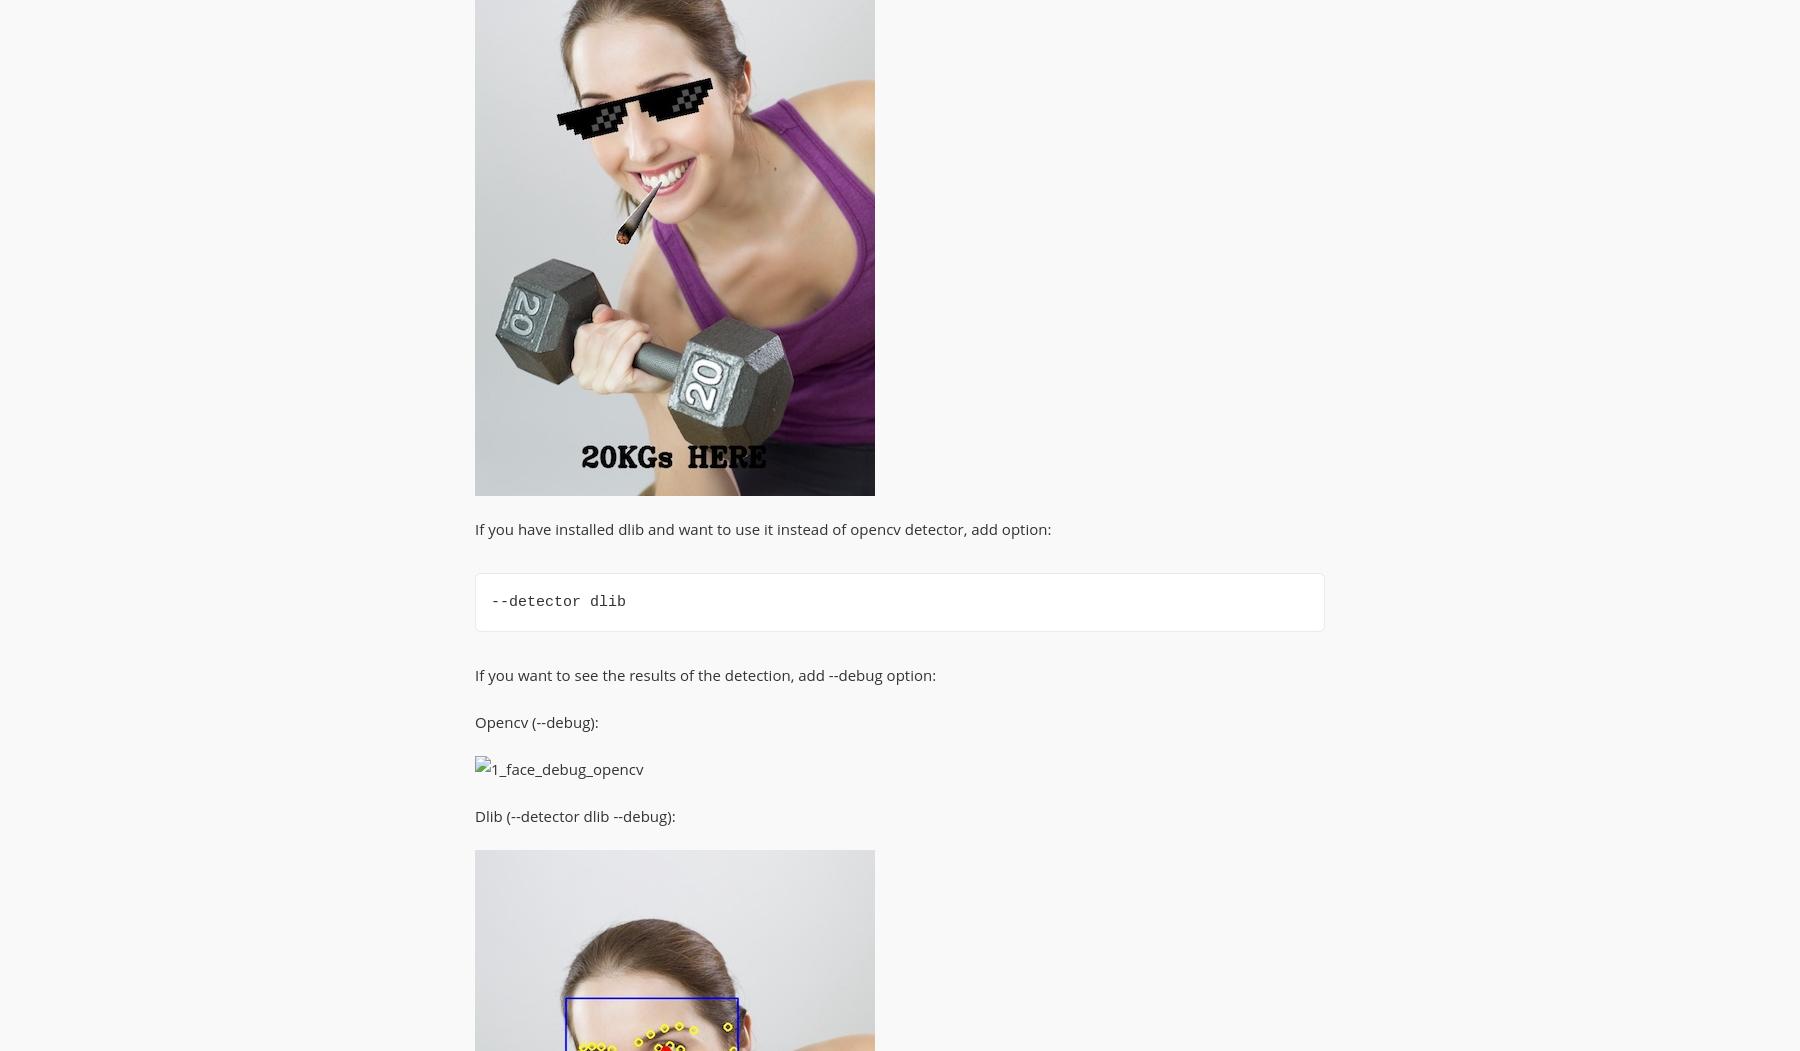  Describe the element at coordinates (574, 815) in the screenshot. I see `'Dlib (--detector dlib --debug):'` at that location.